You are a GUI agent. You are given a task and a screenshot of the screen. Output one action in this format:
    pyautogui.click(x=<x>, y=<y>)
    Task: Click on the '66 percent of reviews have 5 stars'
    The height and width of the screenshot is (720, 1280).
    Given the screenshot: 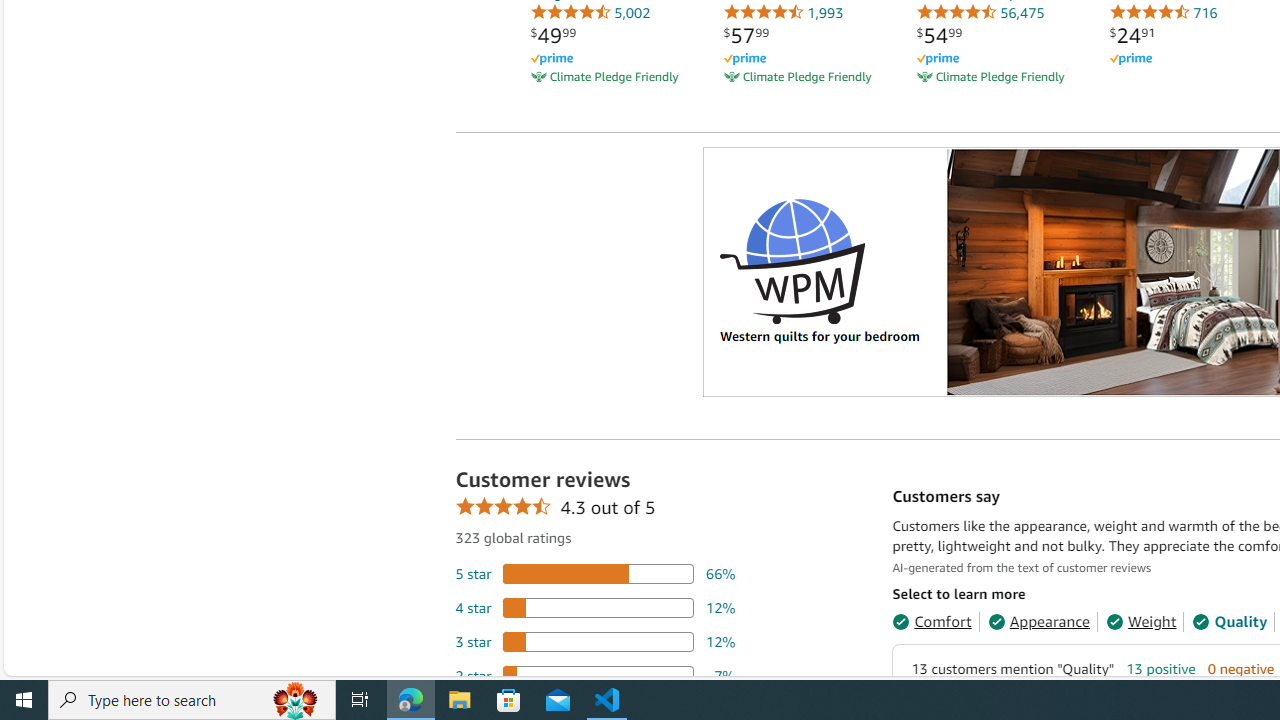 What is the action you would take?
    pyautogui.click(x=594, y=573)
    